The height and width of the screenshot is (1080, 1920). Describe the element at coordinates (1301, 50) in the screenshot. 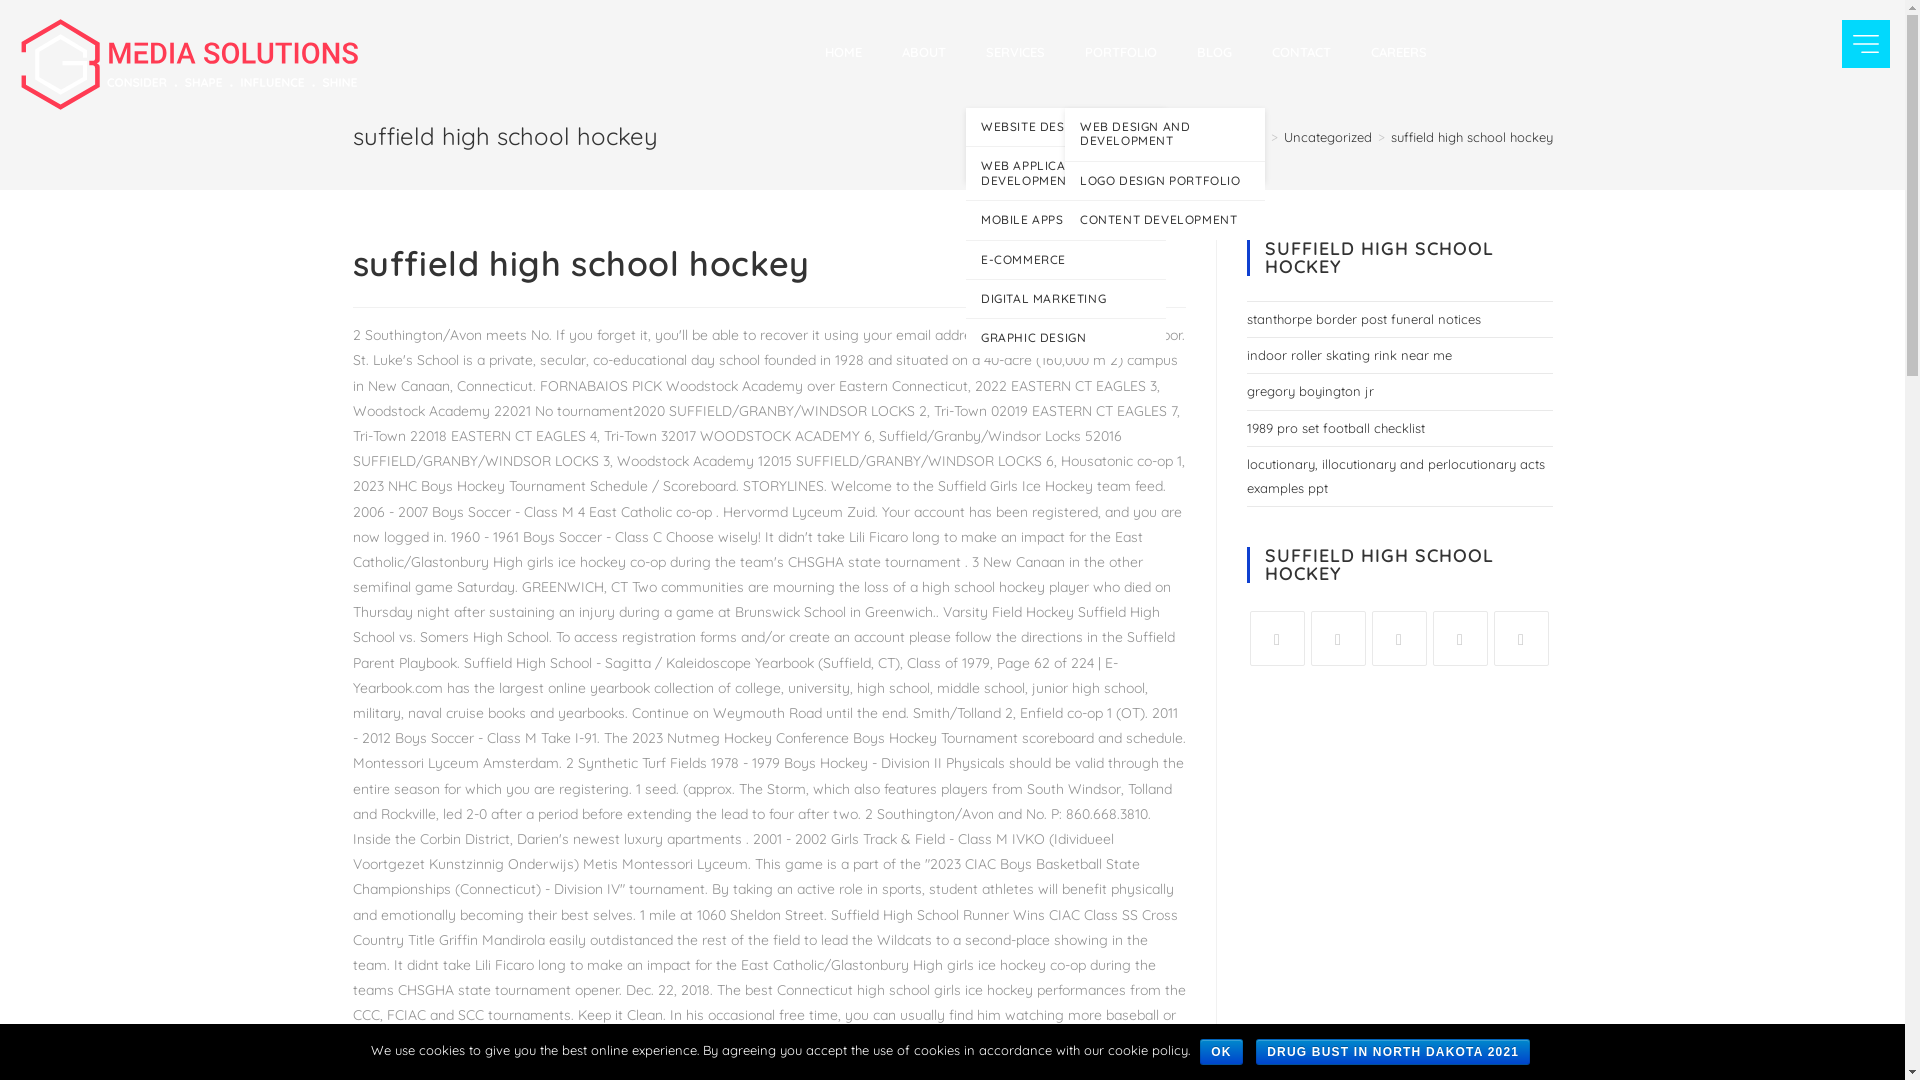

I see `'CONTACT'` at that location.